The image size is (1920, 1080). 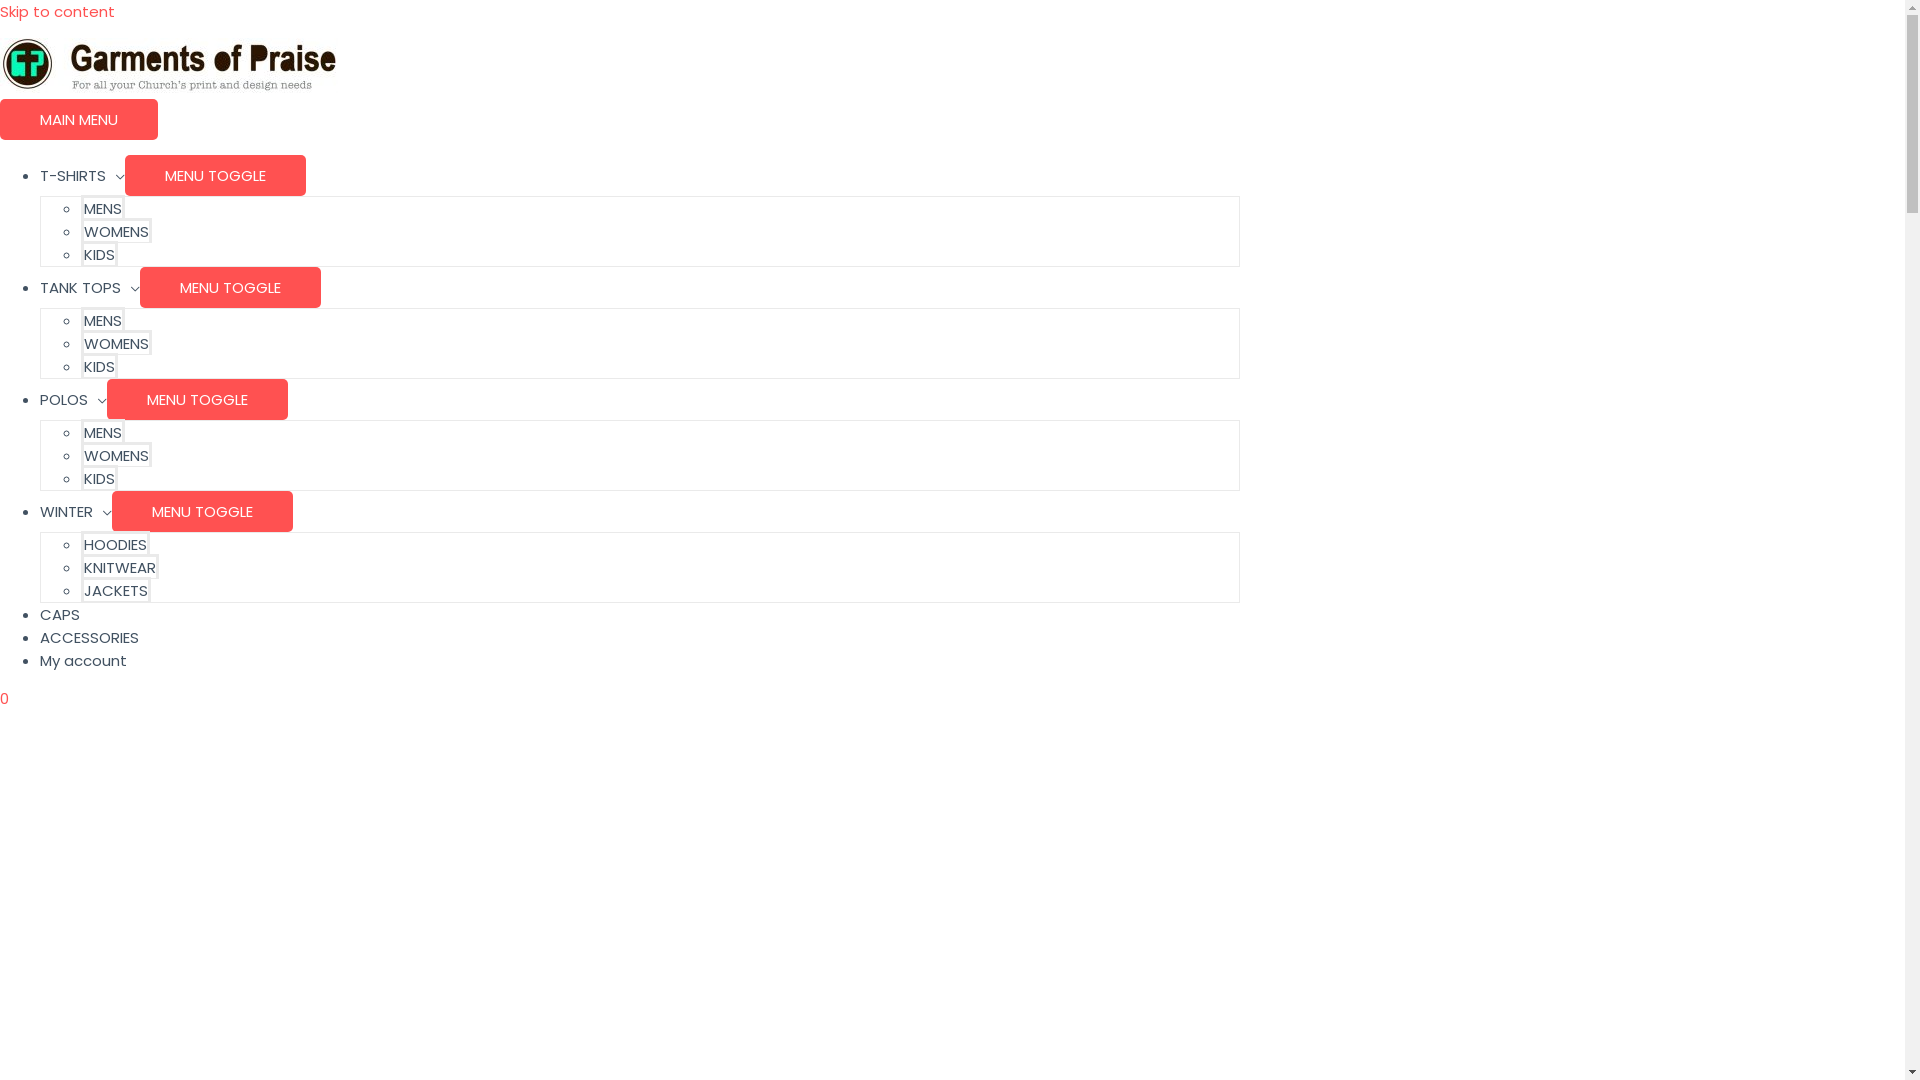 I want to click on 'My account', so click(x=82, y=660).